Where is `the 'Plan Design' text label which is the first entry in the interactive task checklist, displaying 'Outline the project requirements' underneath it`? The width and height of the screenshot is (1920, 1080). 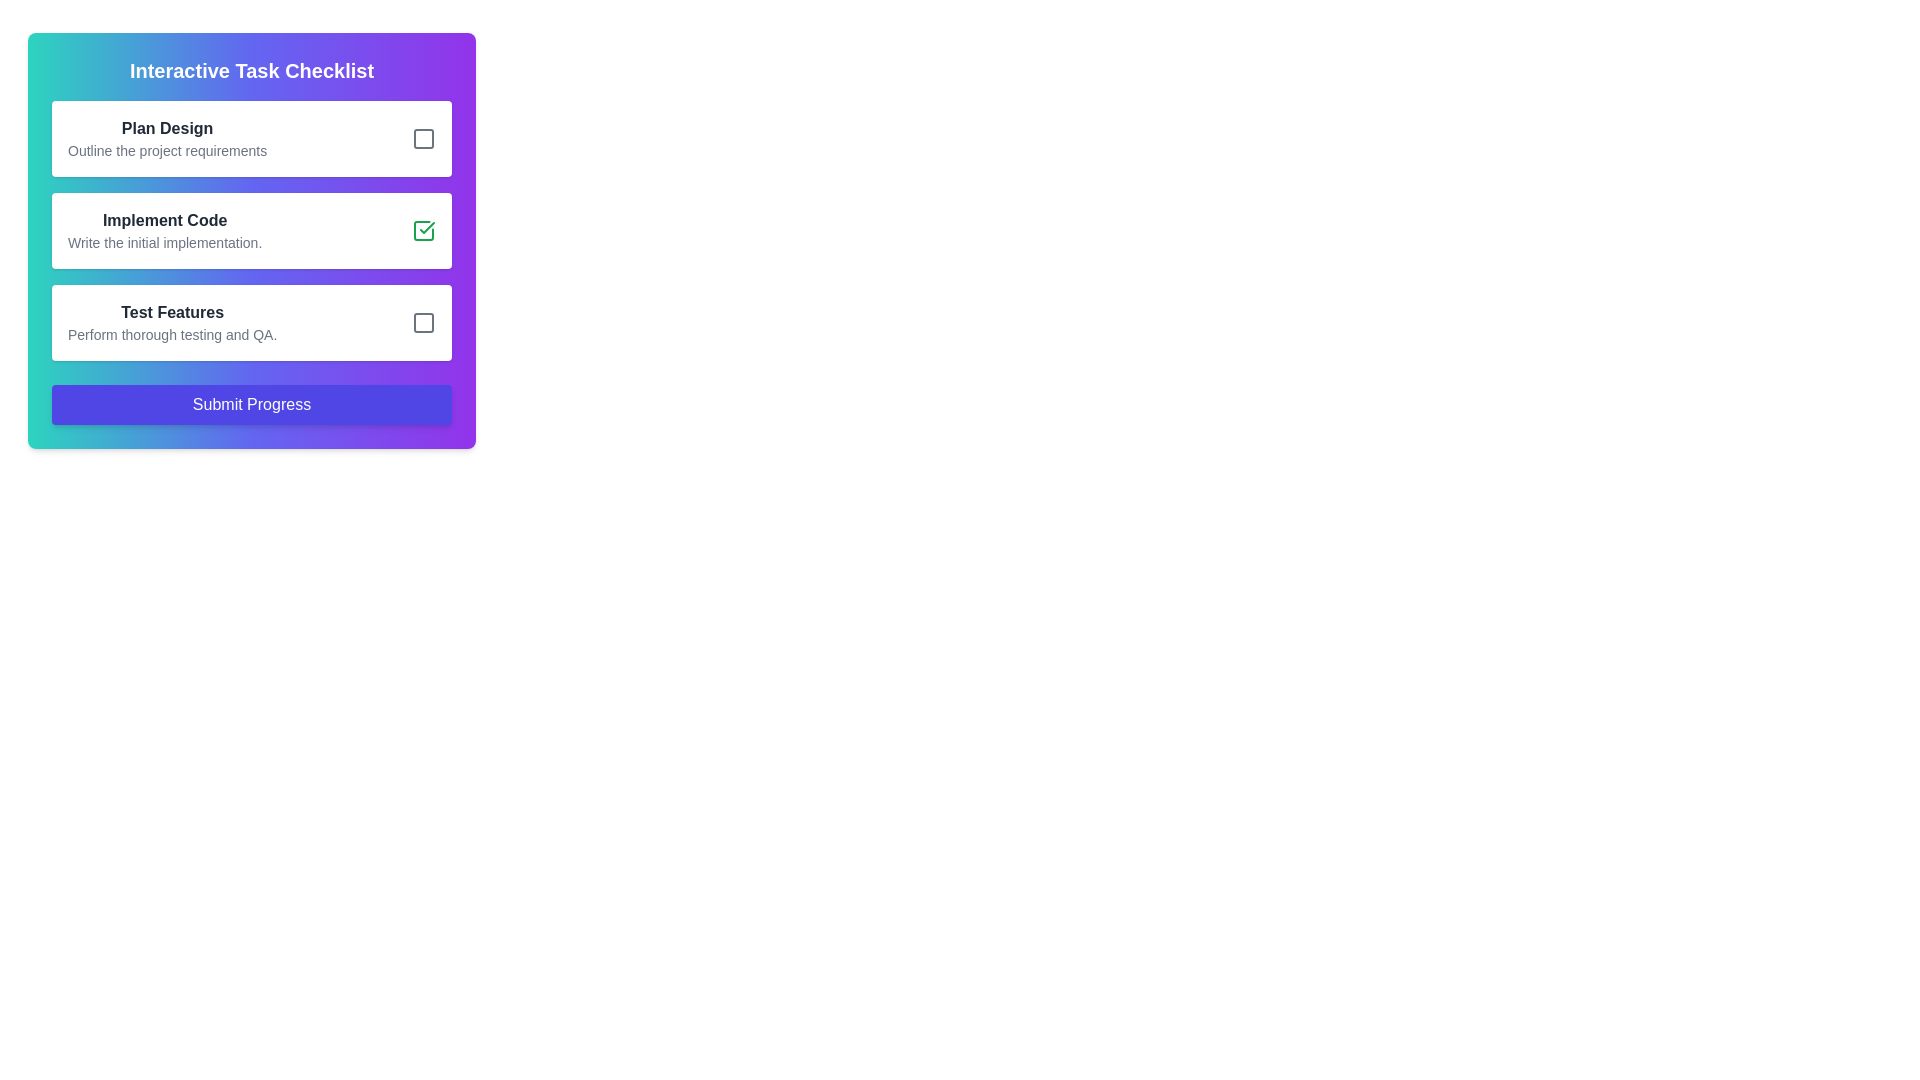 the 'Plan Design' text label which is the first entry in the interactive task checklist, displaying 'Outline the project requirements' underneath it is located at coordinates (167, 137).